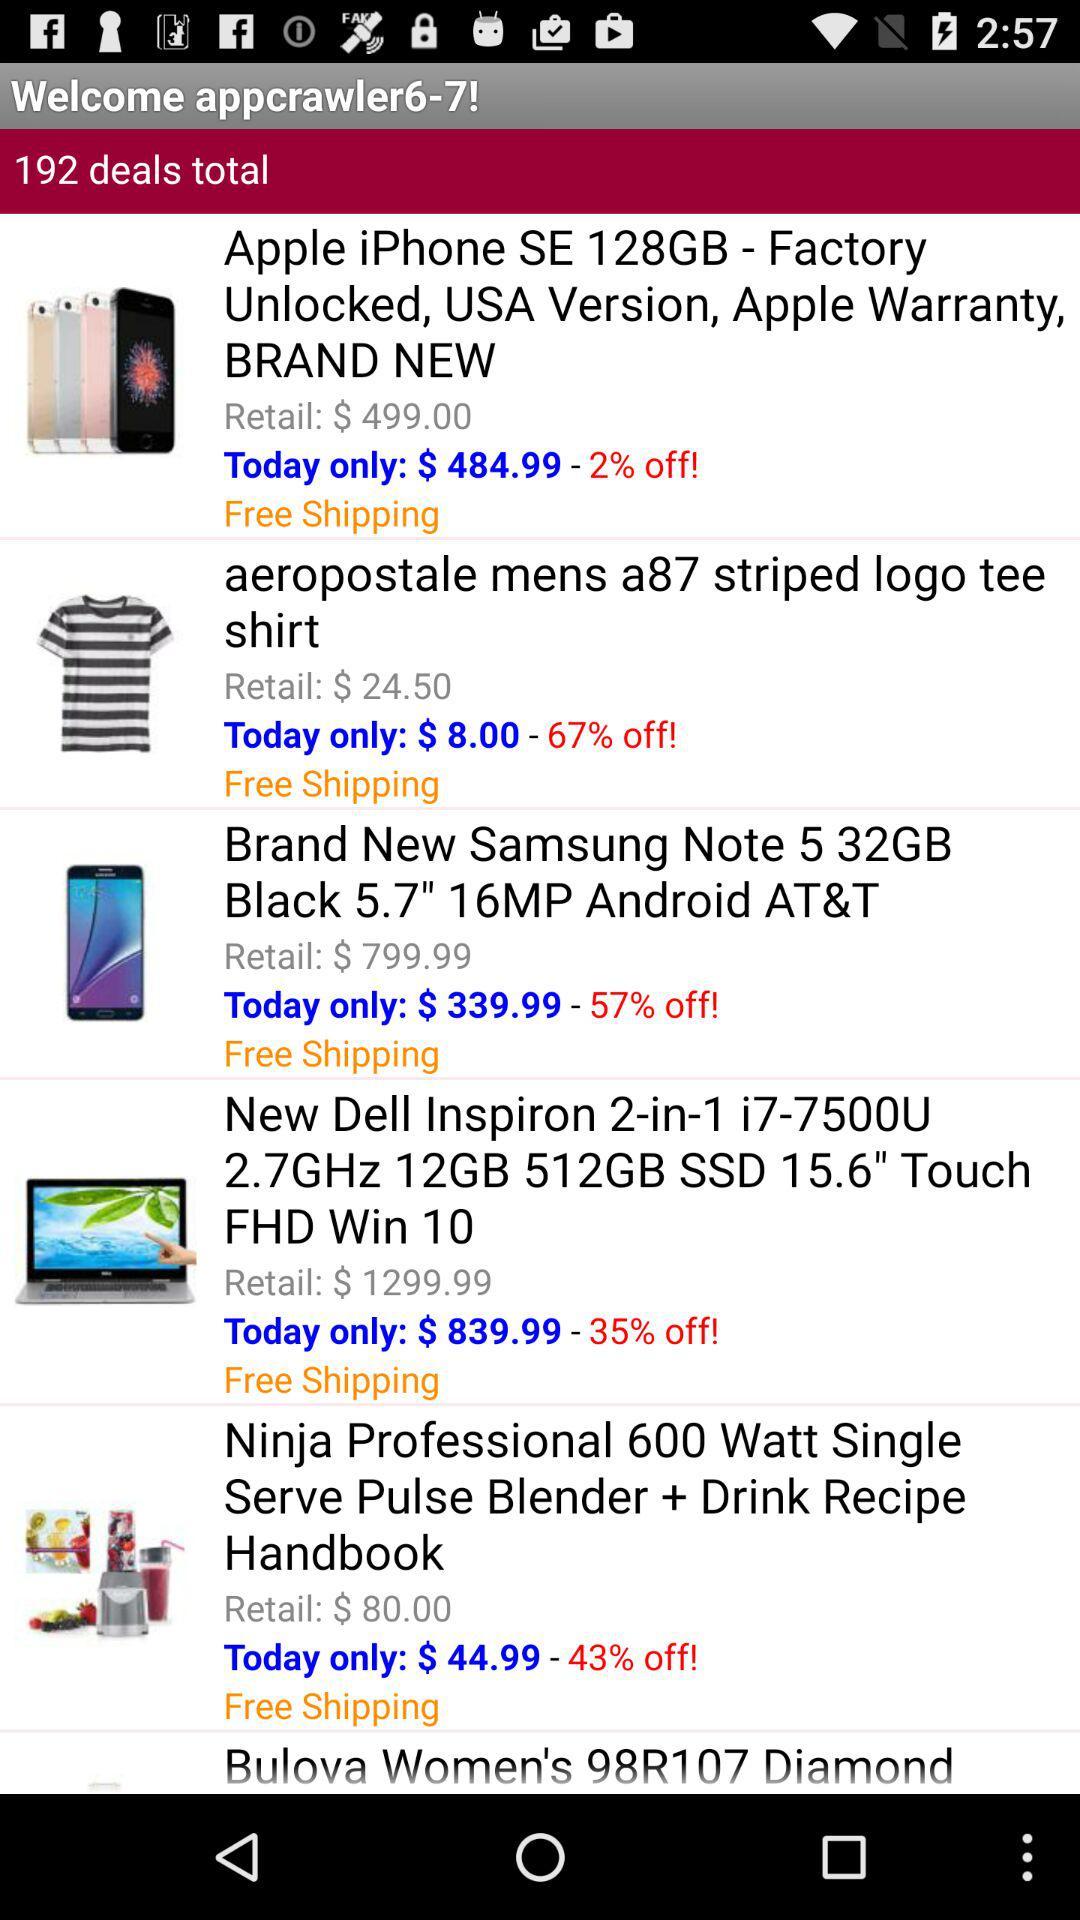  I want to click on aeropostale mens a87, so click(651, 599).